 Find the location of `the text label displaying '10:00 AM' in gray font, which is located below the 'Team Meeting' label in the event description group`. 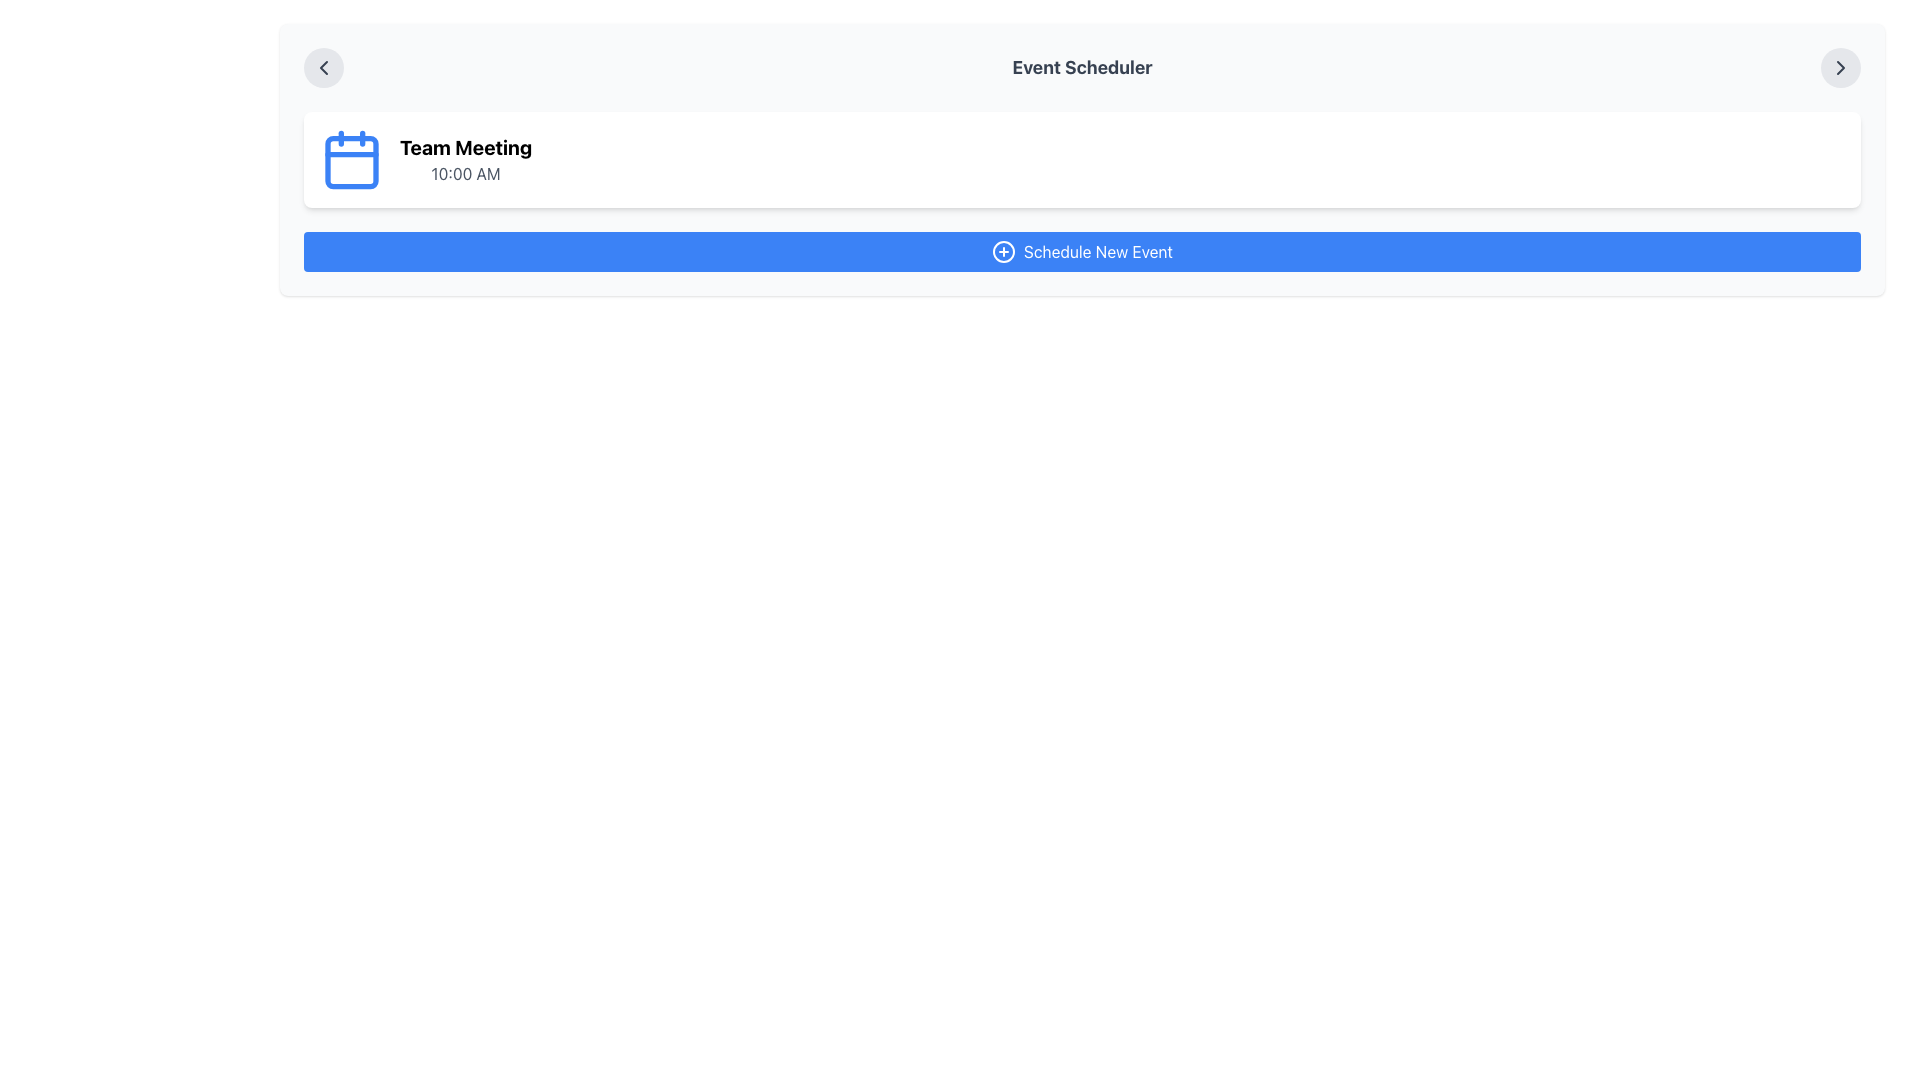

the text label displaying '10:00 AM' in gray font, which is located below the 'Team Meeting' label in the event description group is located at coordinates (464, 172).